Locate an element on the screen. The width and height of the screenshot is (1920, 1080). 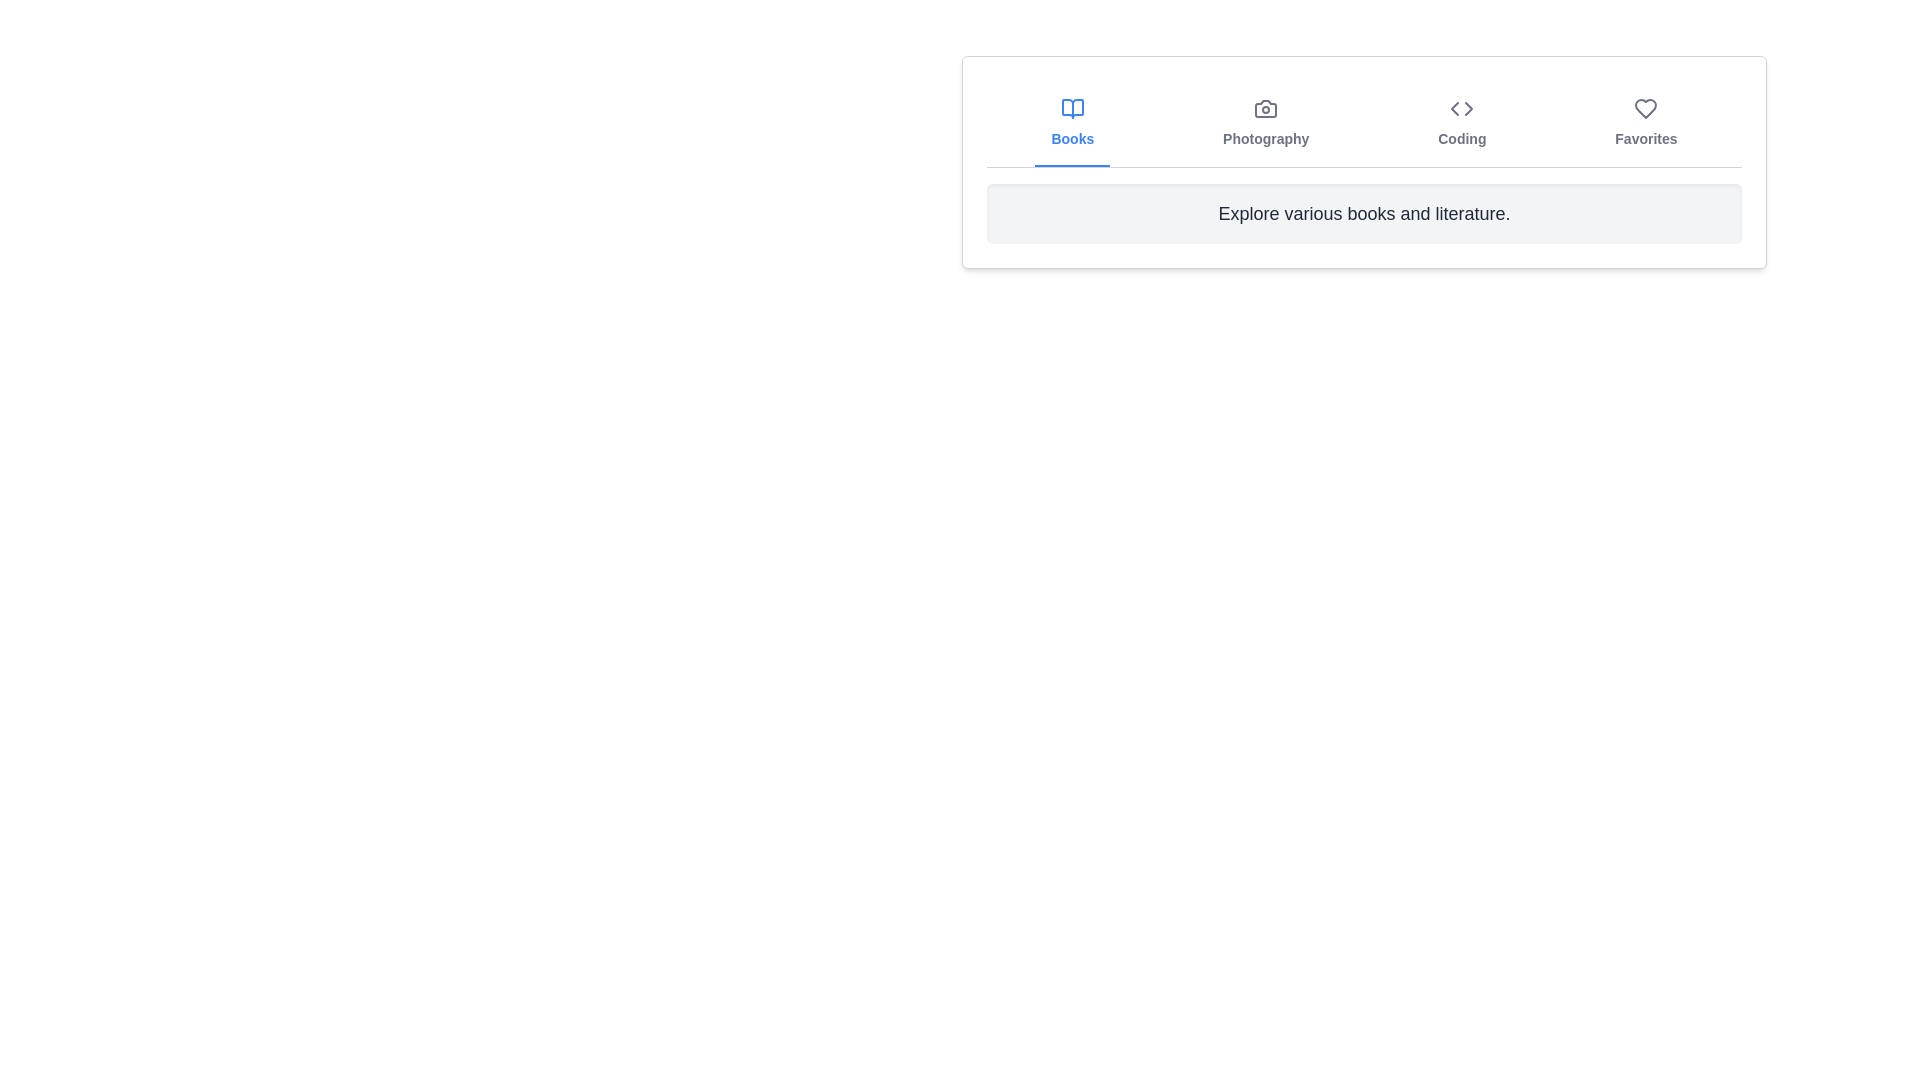
the 'Books' icon in the navigation bar is located at coordinates (1071, 108).